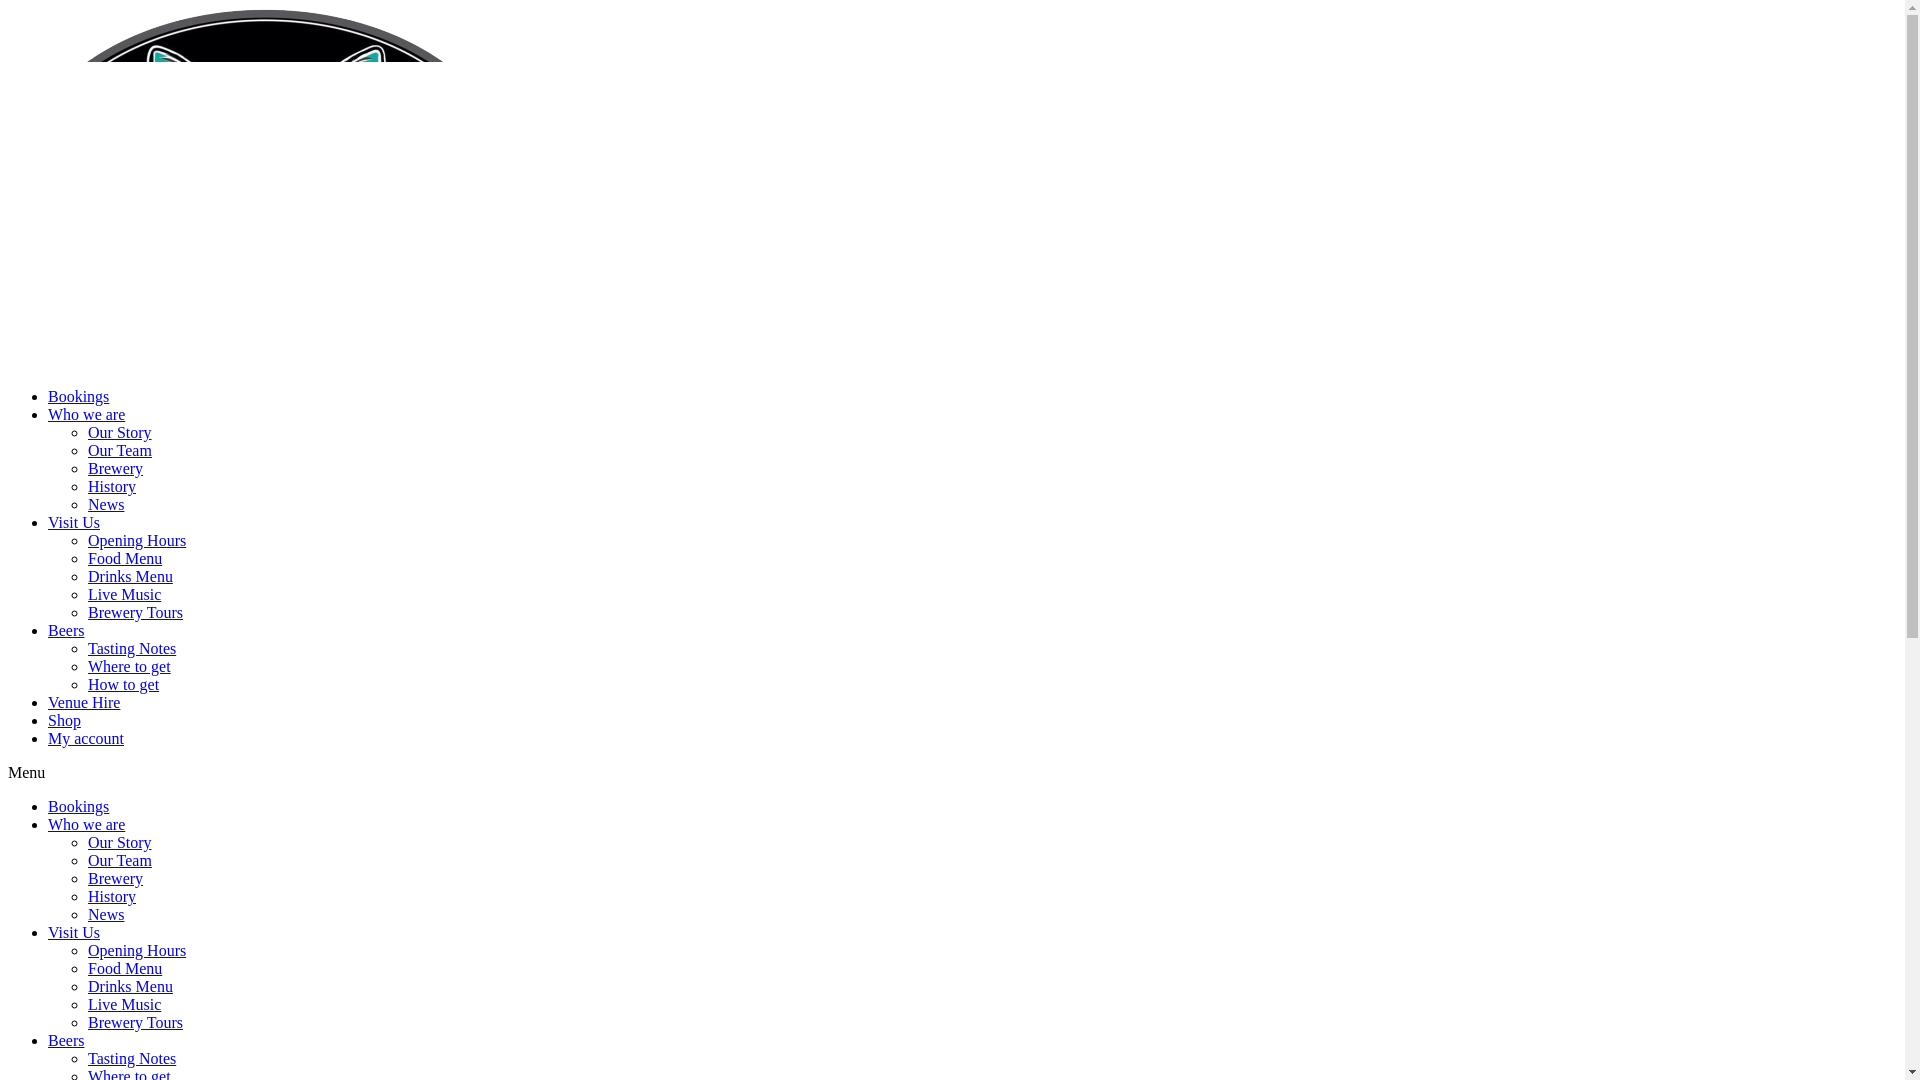 This screenshot has height=1080, width=1920. Describe the element at coordinates (86, 450) in the screenshot. I see `'Our Team'` at that location.